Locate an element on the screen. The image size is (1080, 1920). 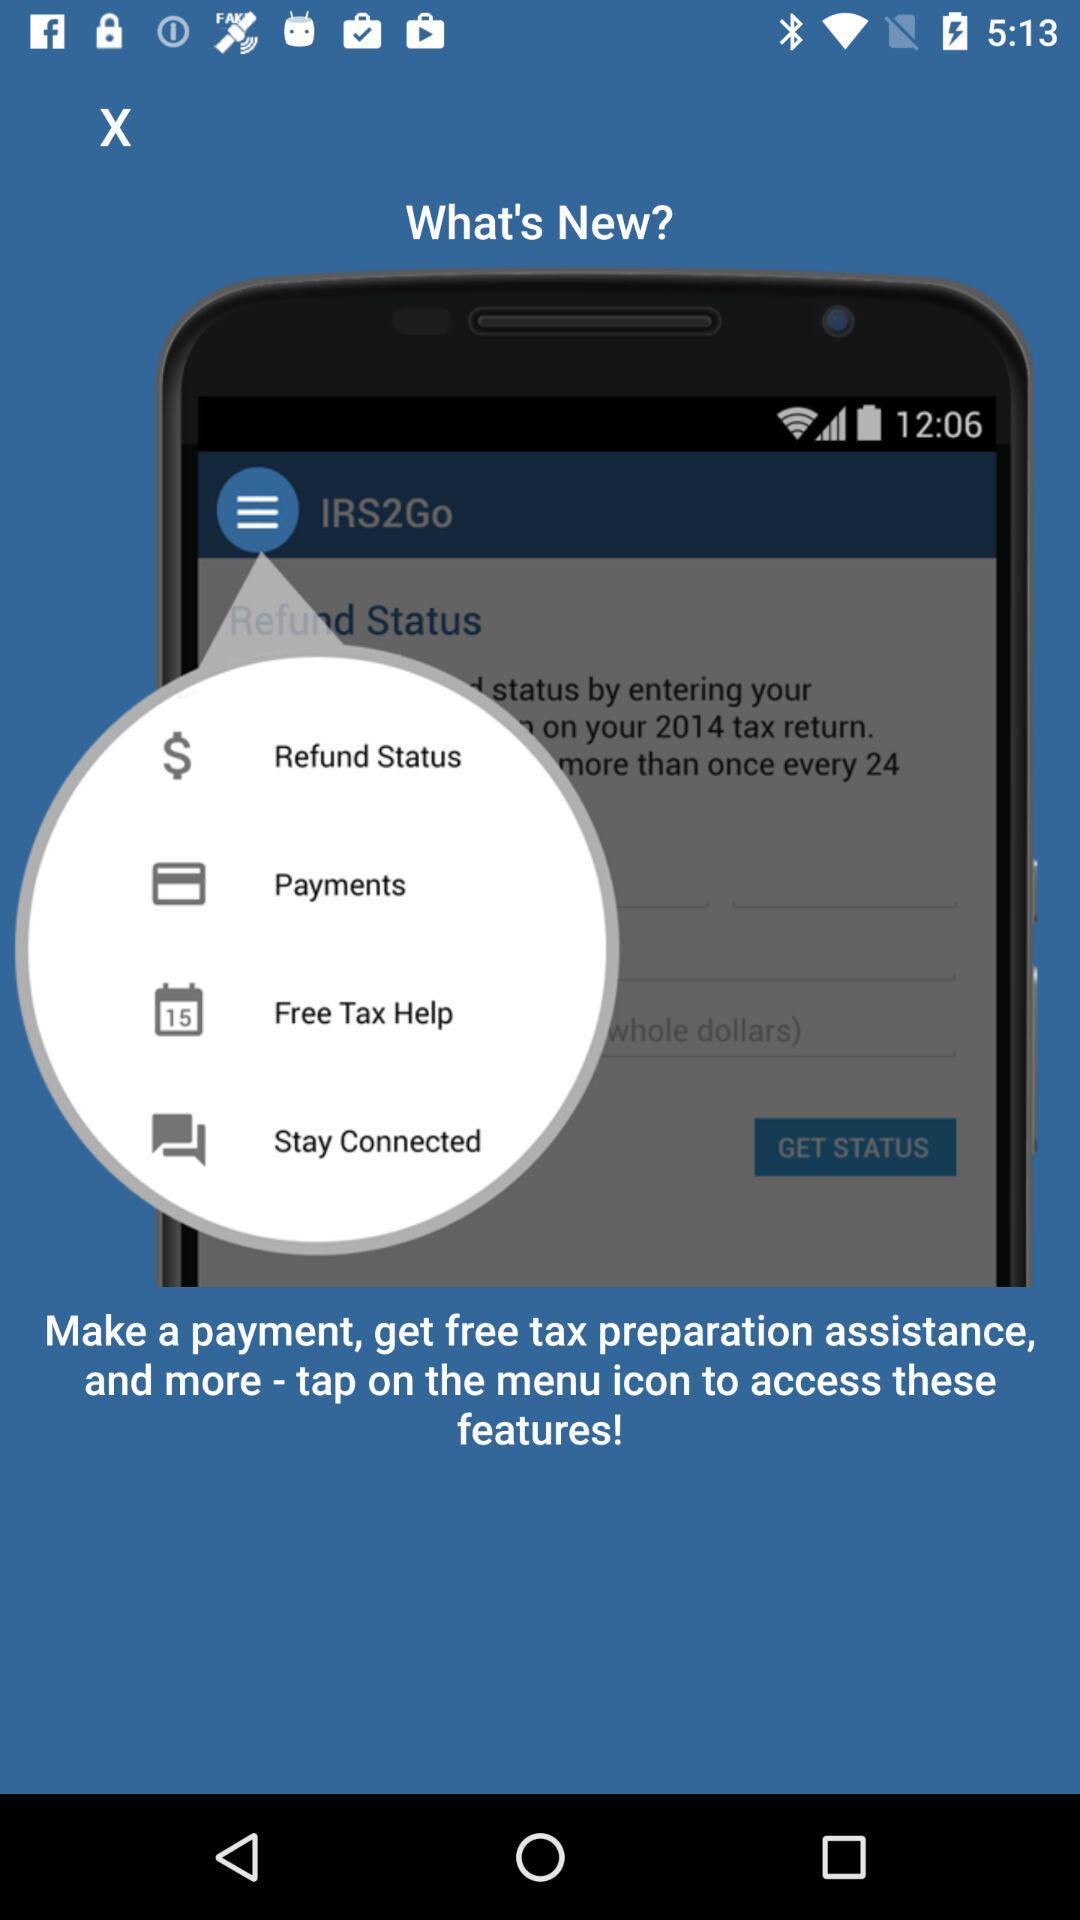
the item to the left of the what's new? icon is located at coordinates (115, 124).